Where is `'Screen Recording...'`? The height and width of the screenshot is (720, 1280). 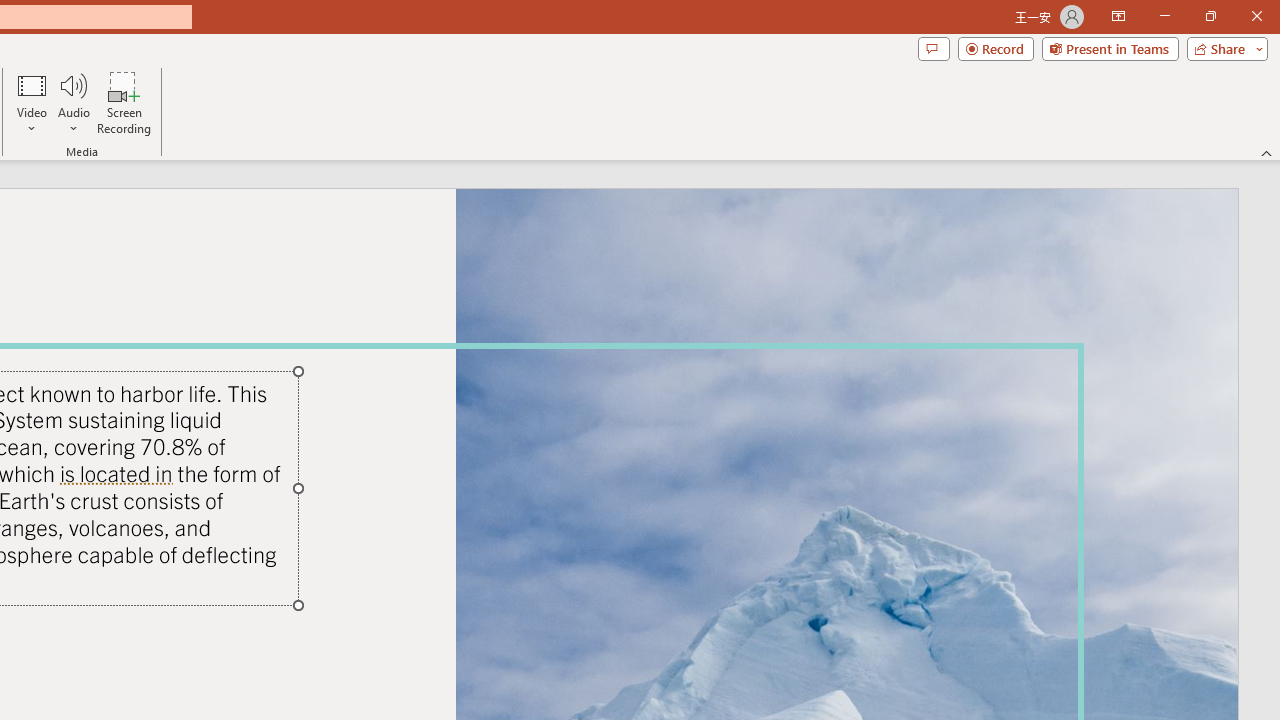
'Screen Recording...' is located at coordinates (123, 103).